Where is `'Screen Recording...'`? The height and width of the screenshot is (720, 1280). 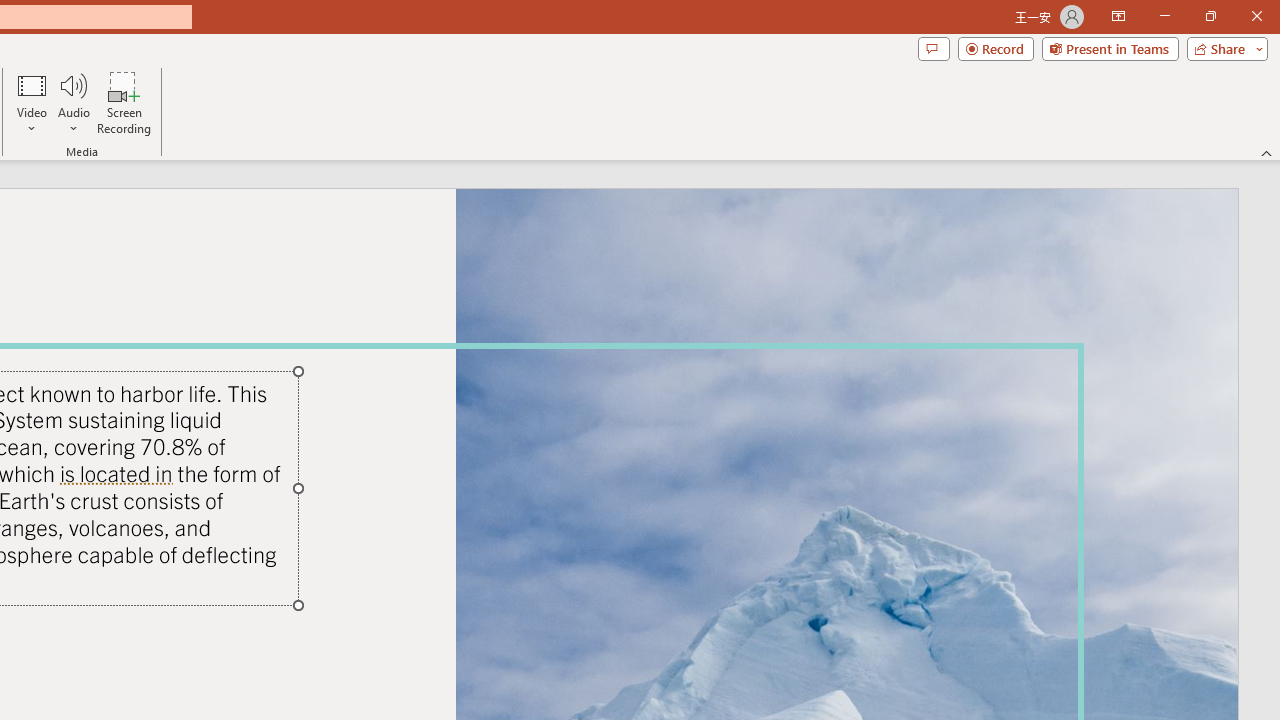
'Screen Recording...' is located at coordinates (123, 103).